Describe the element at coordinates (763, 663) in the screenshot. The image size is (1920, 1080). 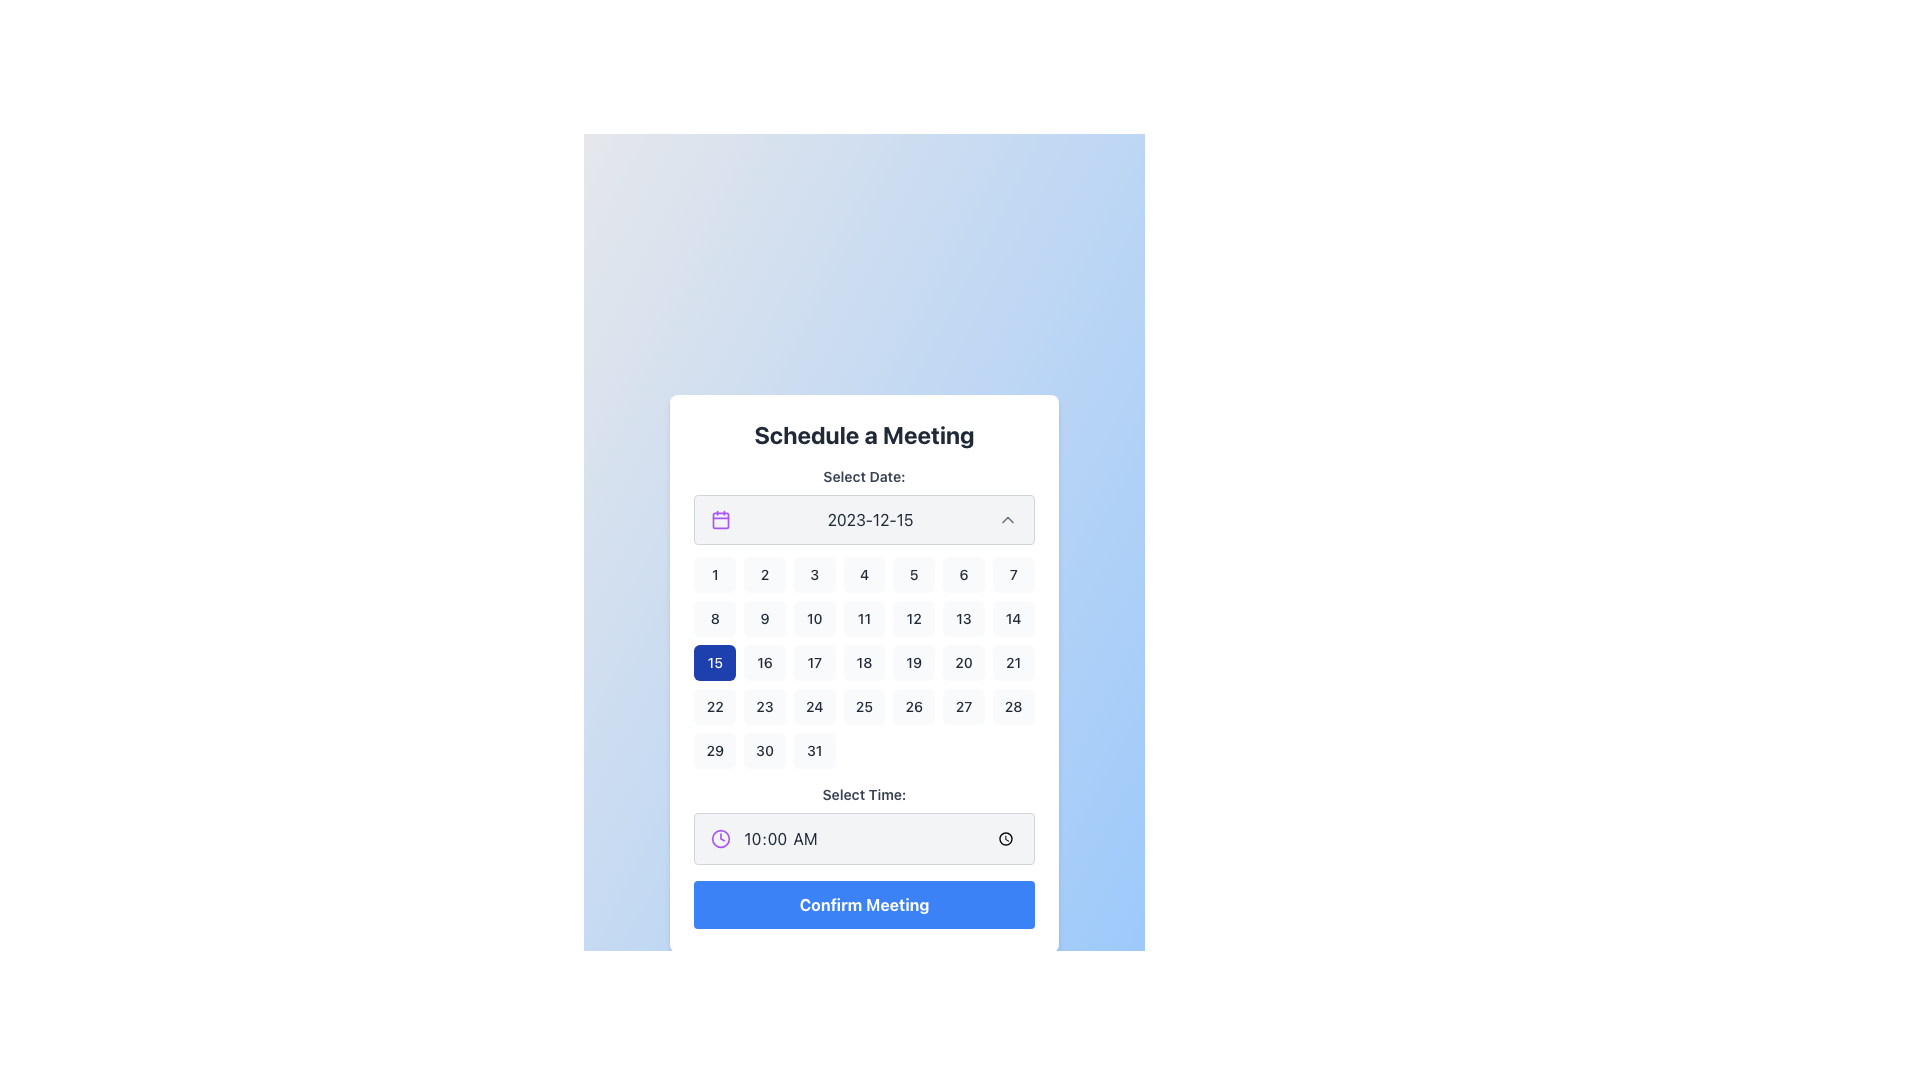
I see `the button displaying the number '16' in the calendar interface` at that location.